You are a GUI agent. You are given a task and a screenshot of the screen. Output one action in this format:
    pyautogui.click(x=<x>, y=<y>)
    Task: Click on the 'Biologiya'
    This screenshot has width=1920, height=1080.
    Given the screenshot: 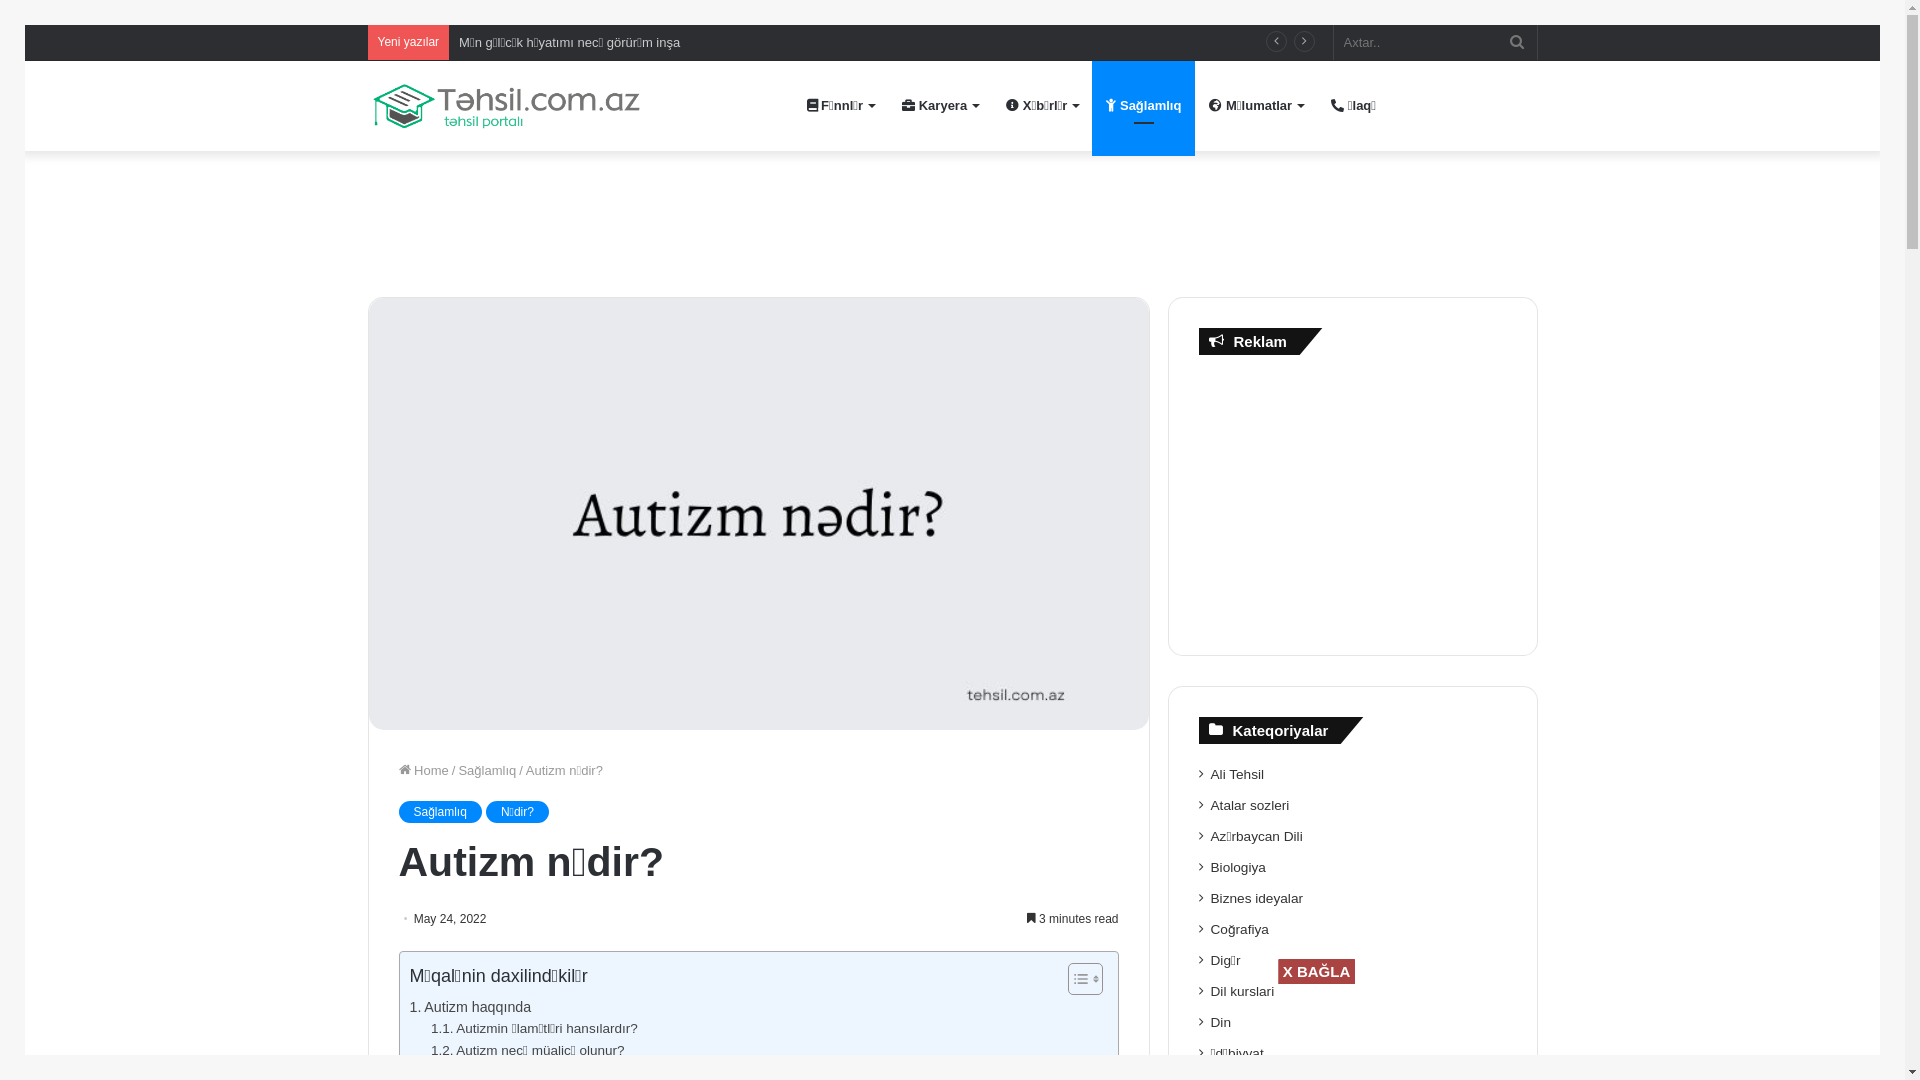 What is the action you would take?
    pyautogui.click(x=1237, y=866)
    